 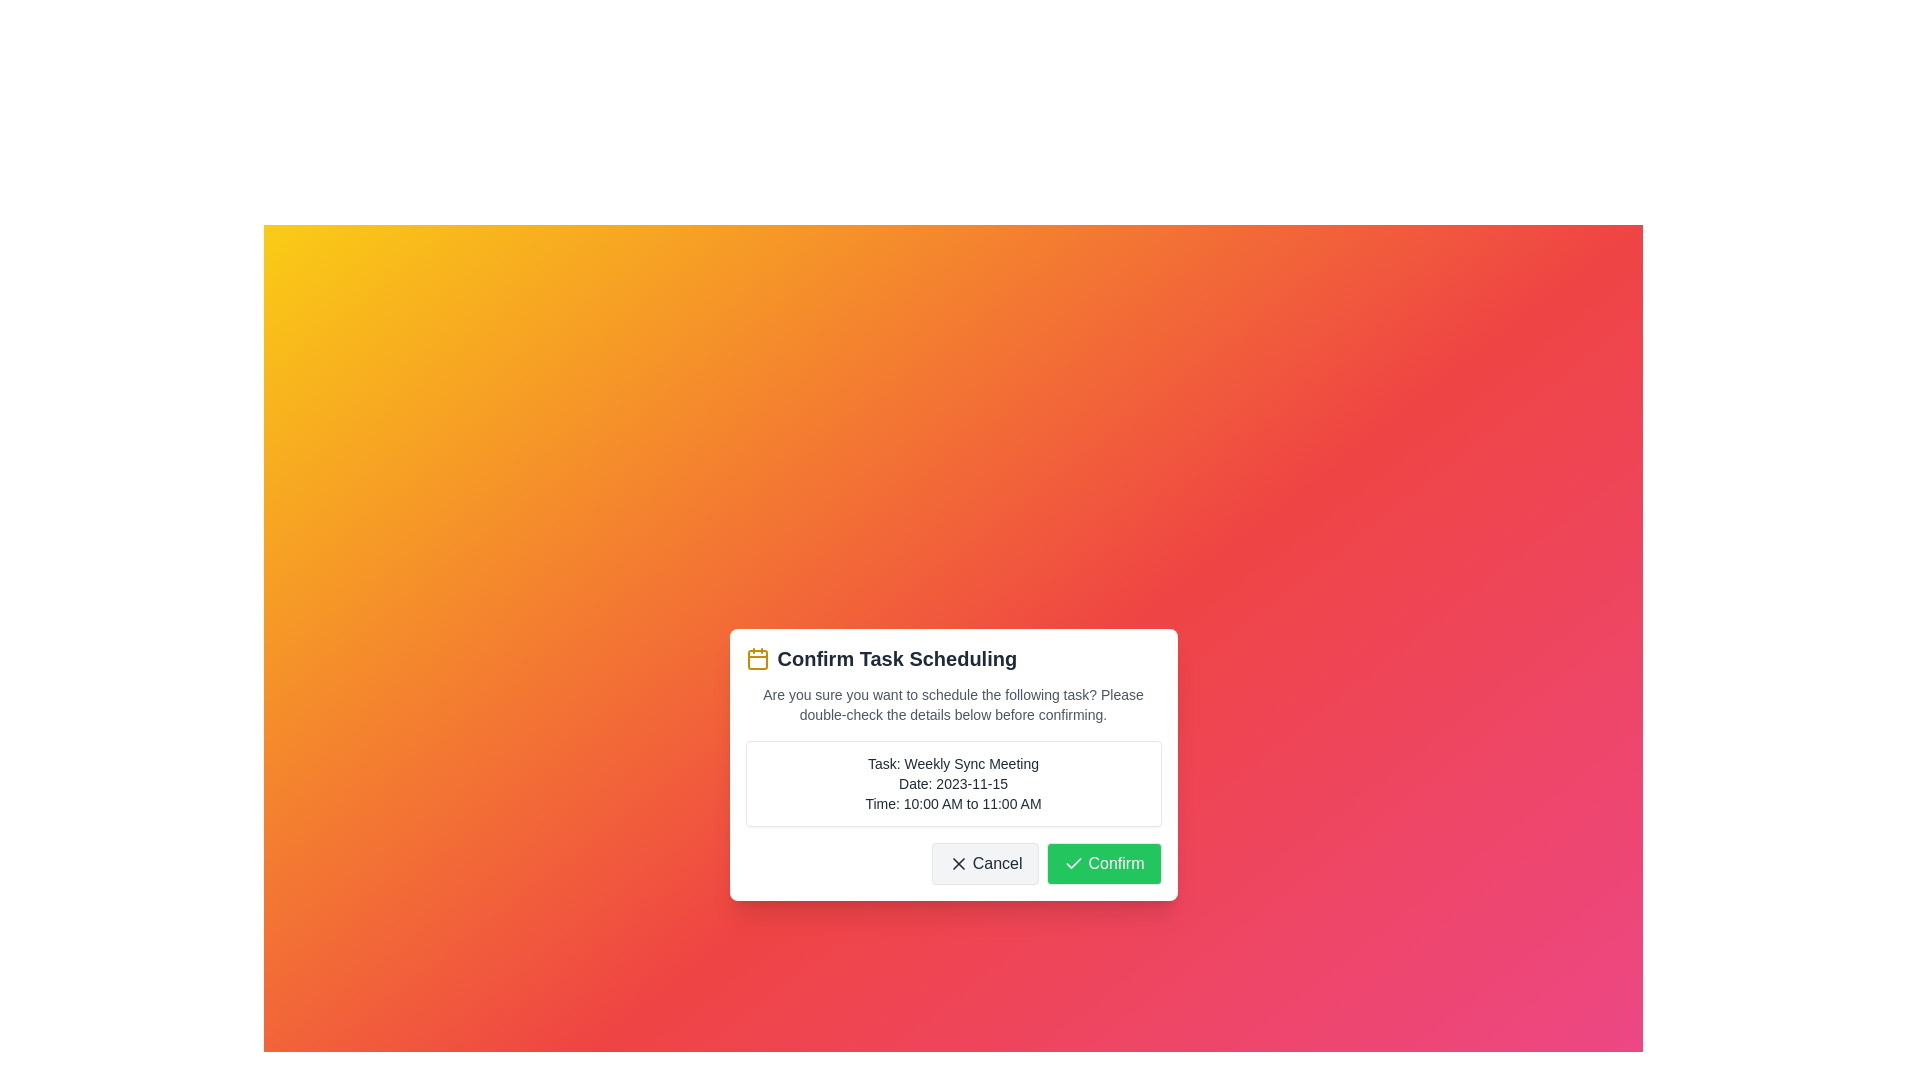 I want to click on the cancellation icon (SVG) located to the left of the 'Cancel' button at the bottom-left of the confirmation dialog box, so click(x=957, y=863).